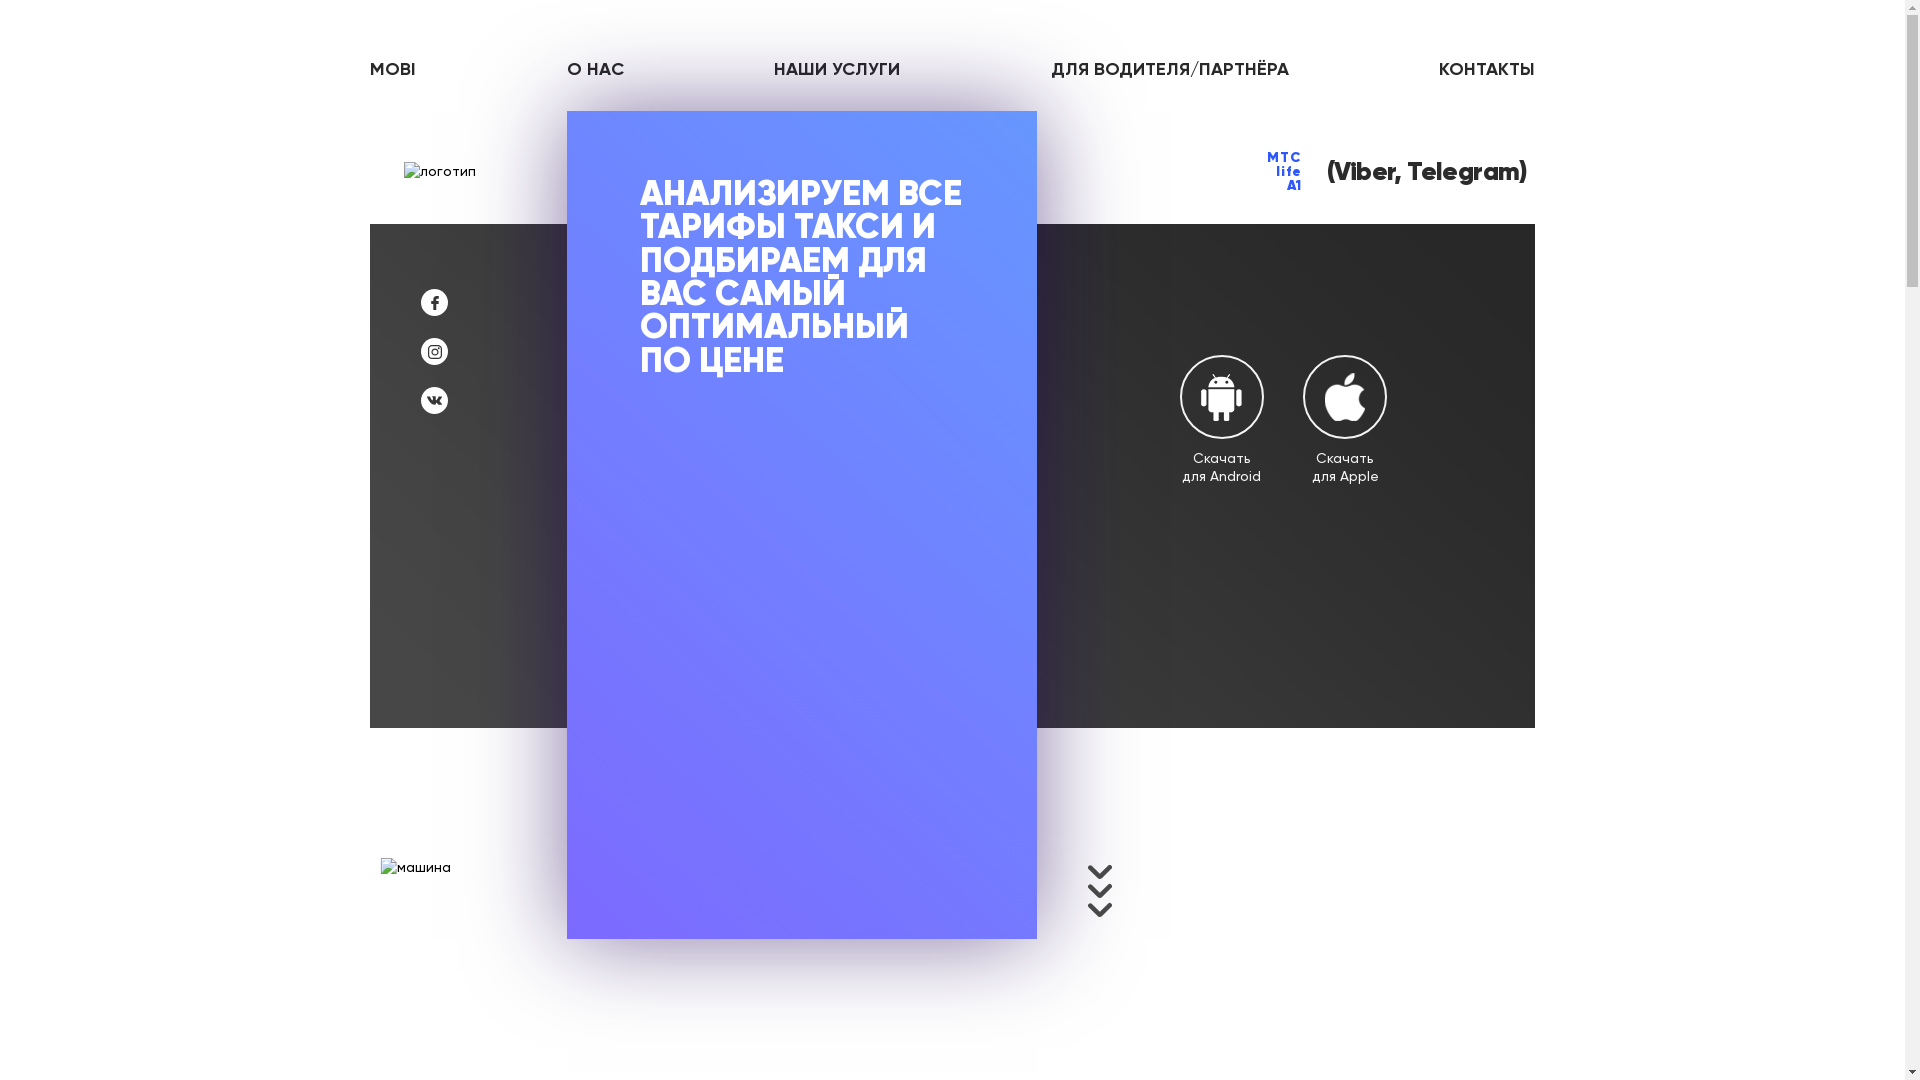  Describe the element at coordinates (393, 68) in the screenshot. I see `'MOBI'` at that location.